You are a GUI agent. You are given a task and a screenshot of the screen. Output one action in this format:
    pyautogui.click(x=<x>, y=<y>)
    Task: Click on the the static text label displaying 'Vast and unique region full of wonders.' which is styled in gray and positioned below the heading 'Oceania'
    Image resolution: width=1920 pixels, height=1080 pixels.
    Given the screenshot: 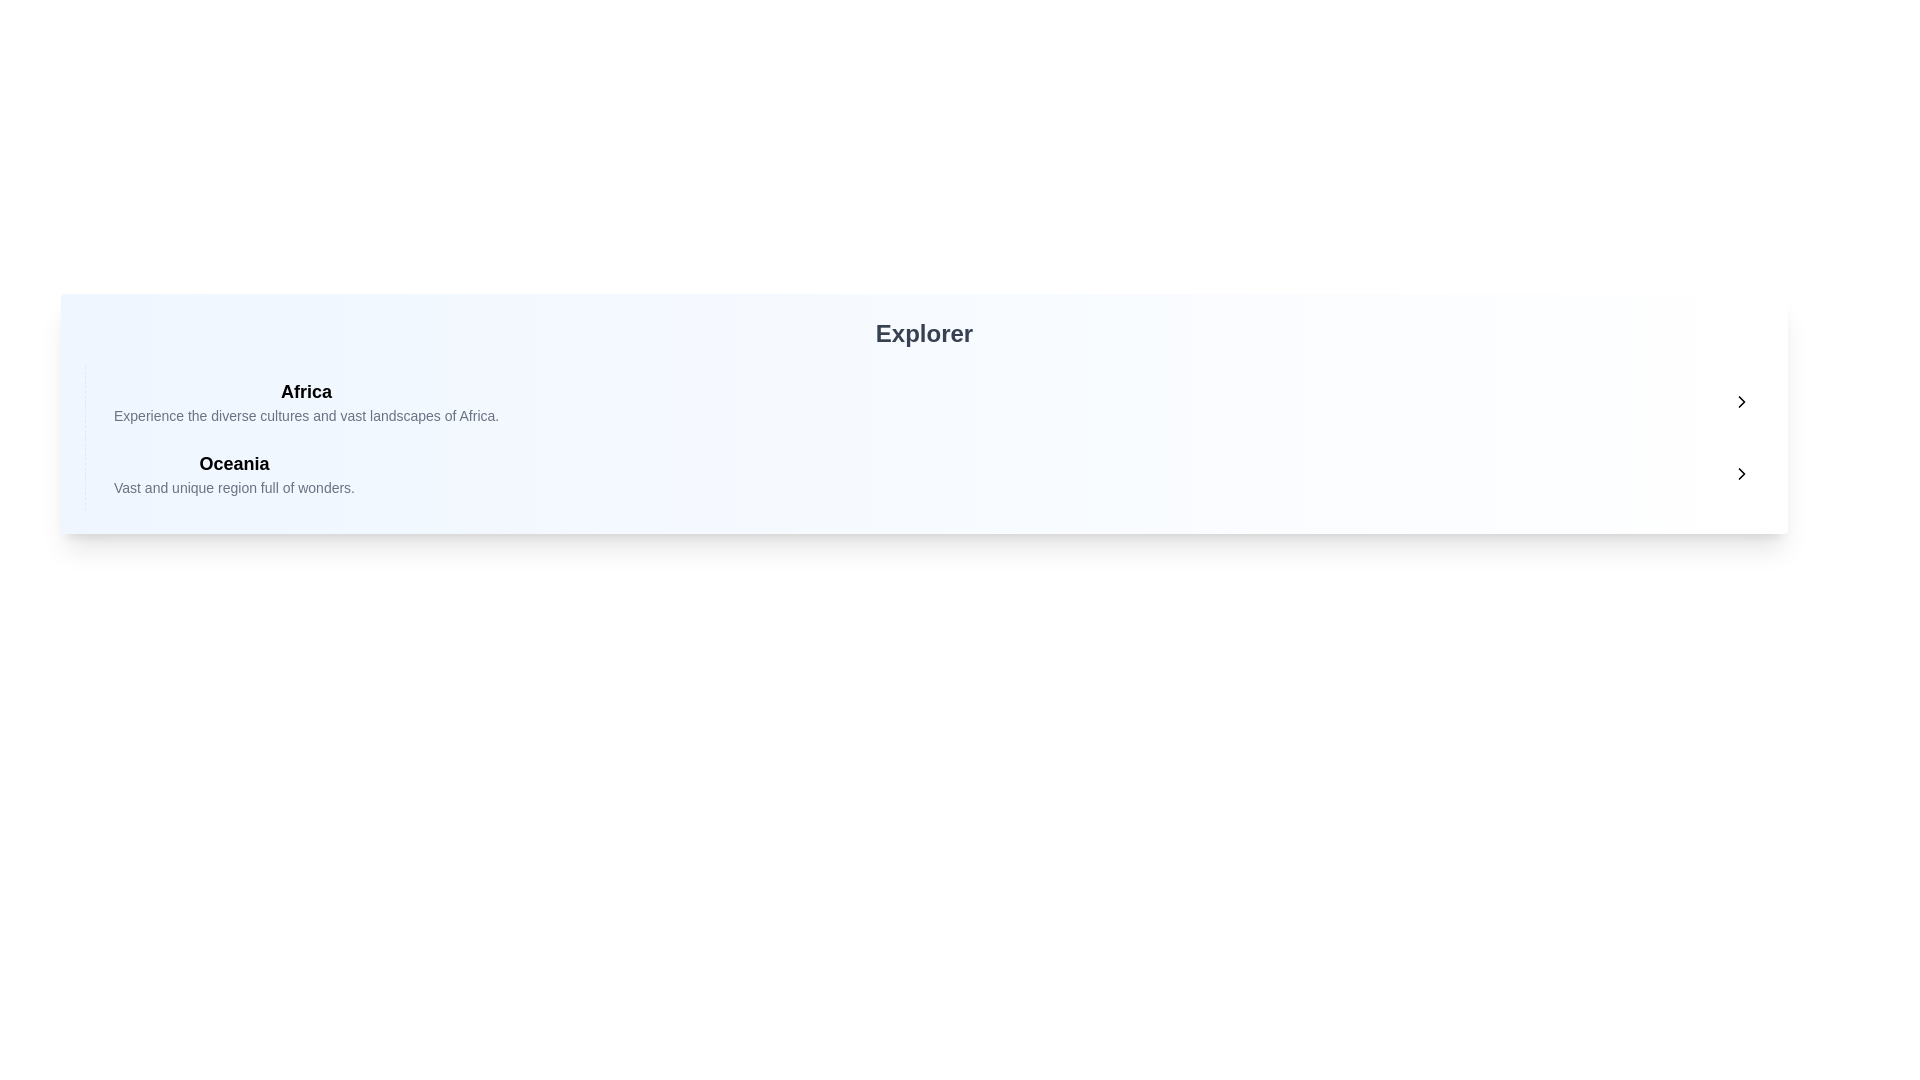 What is the action you would take?
    pyautogui.click(x=234, y=488)
    